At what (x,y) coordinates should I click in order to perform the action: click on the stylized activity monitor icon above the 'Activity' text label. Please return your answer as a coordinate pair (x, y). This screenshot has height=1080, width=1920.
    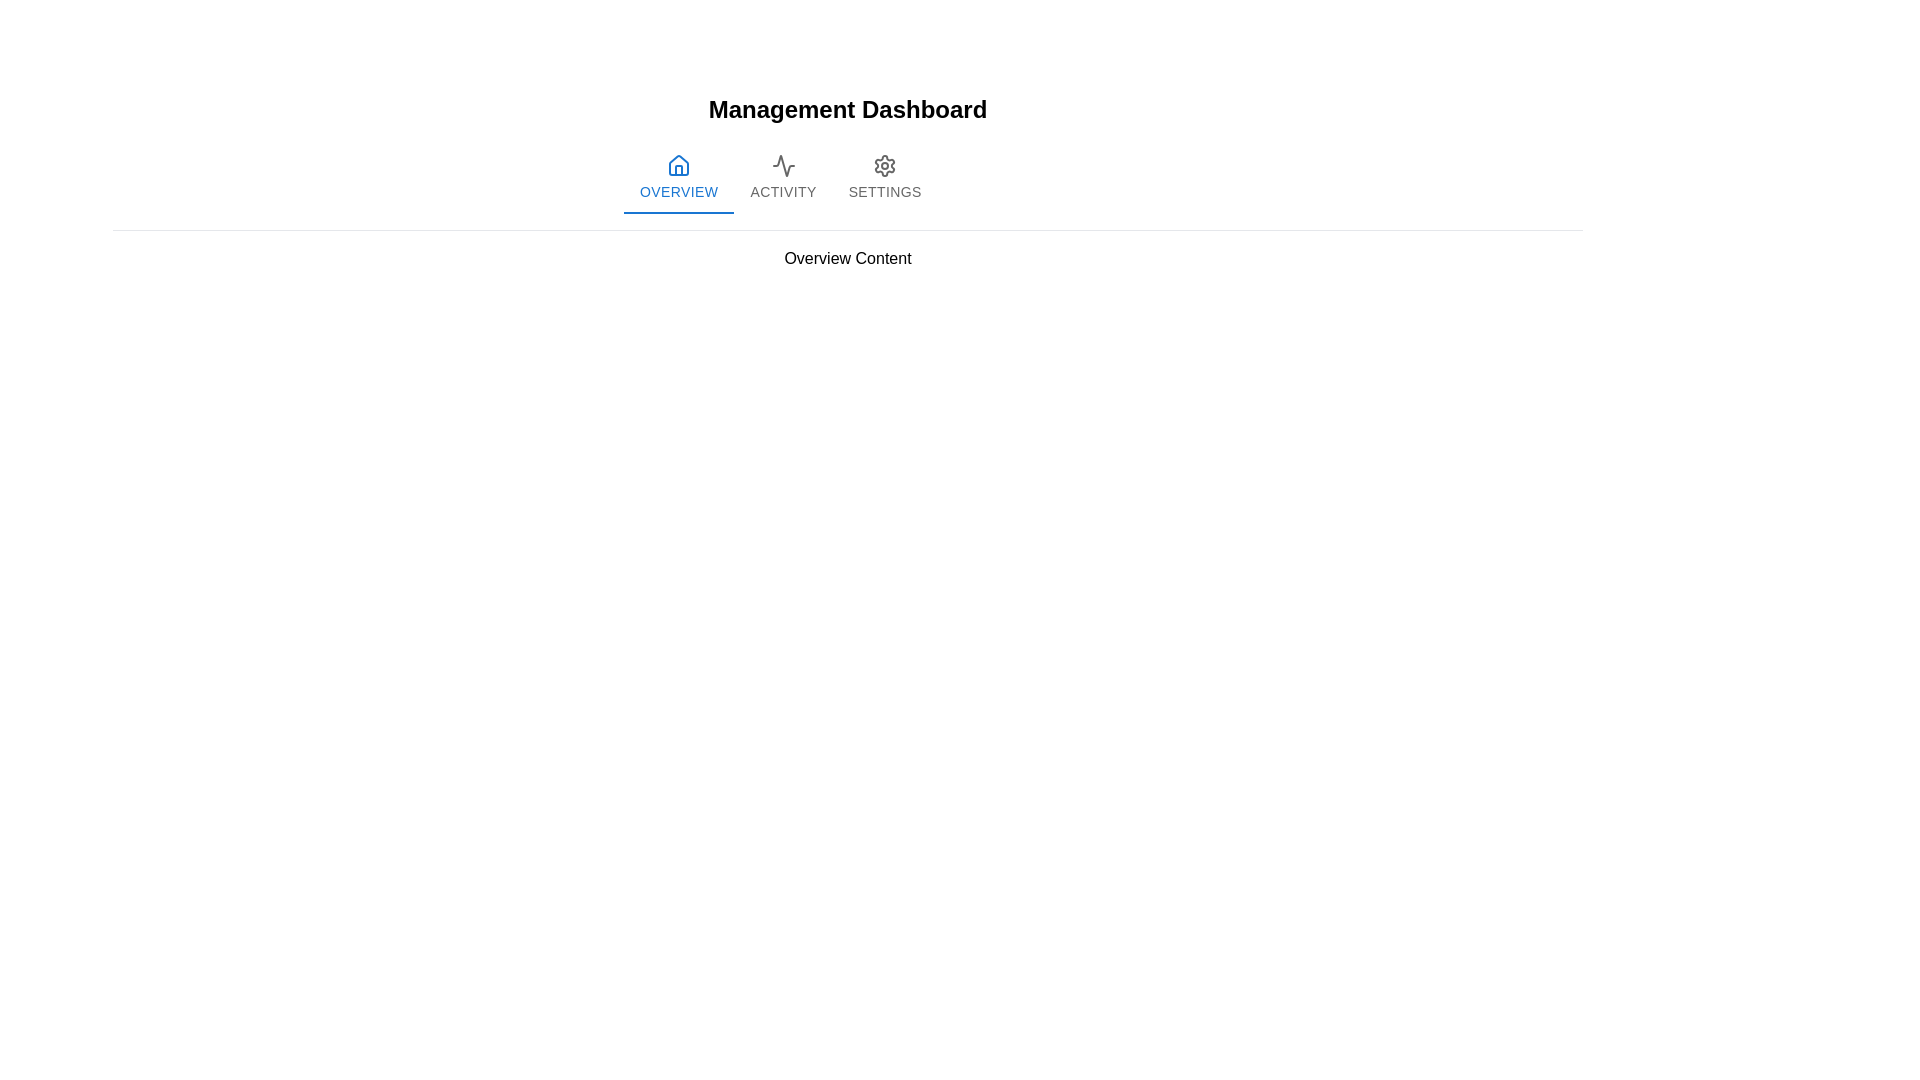
    Looking at the image, I should click on (782, 165).